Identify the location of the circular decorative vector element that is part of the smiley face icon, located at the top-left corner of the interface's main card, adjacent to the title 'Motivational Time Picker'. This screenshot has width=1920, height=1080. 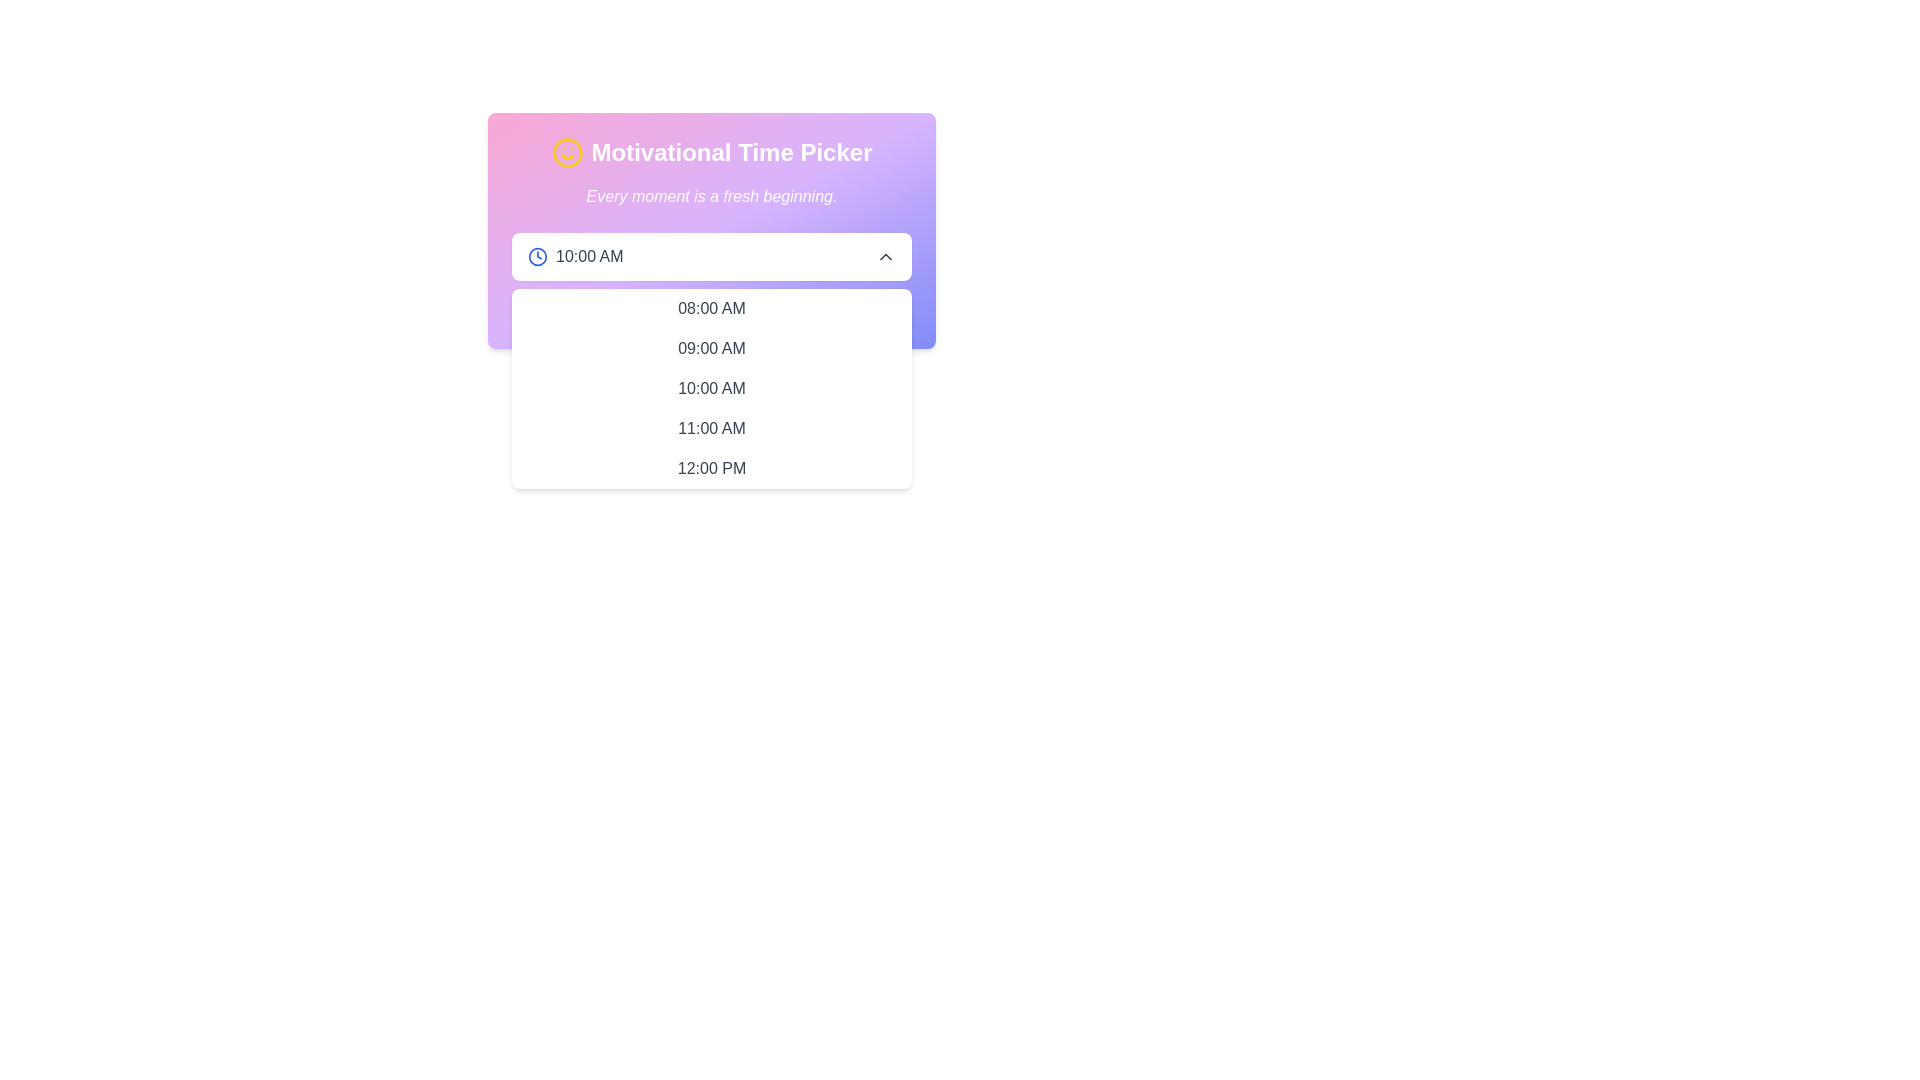
(566, 152).